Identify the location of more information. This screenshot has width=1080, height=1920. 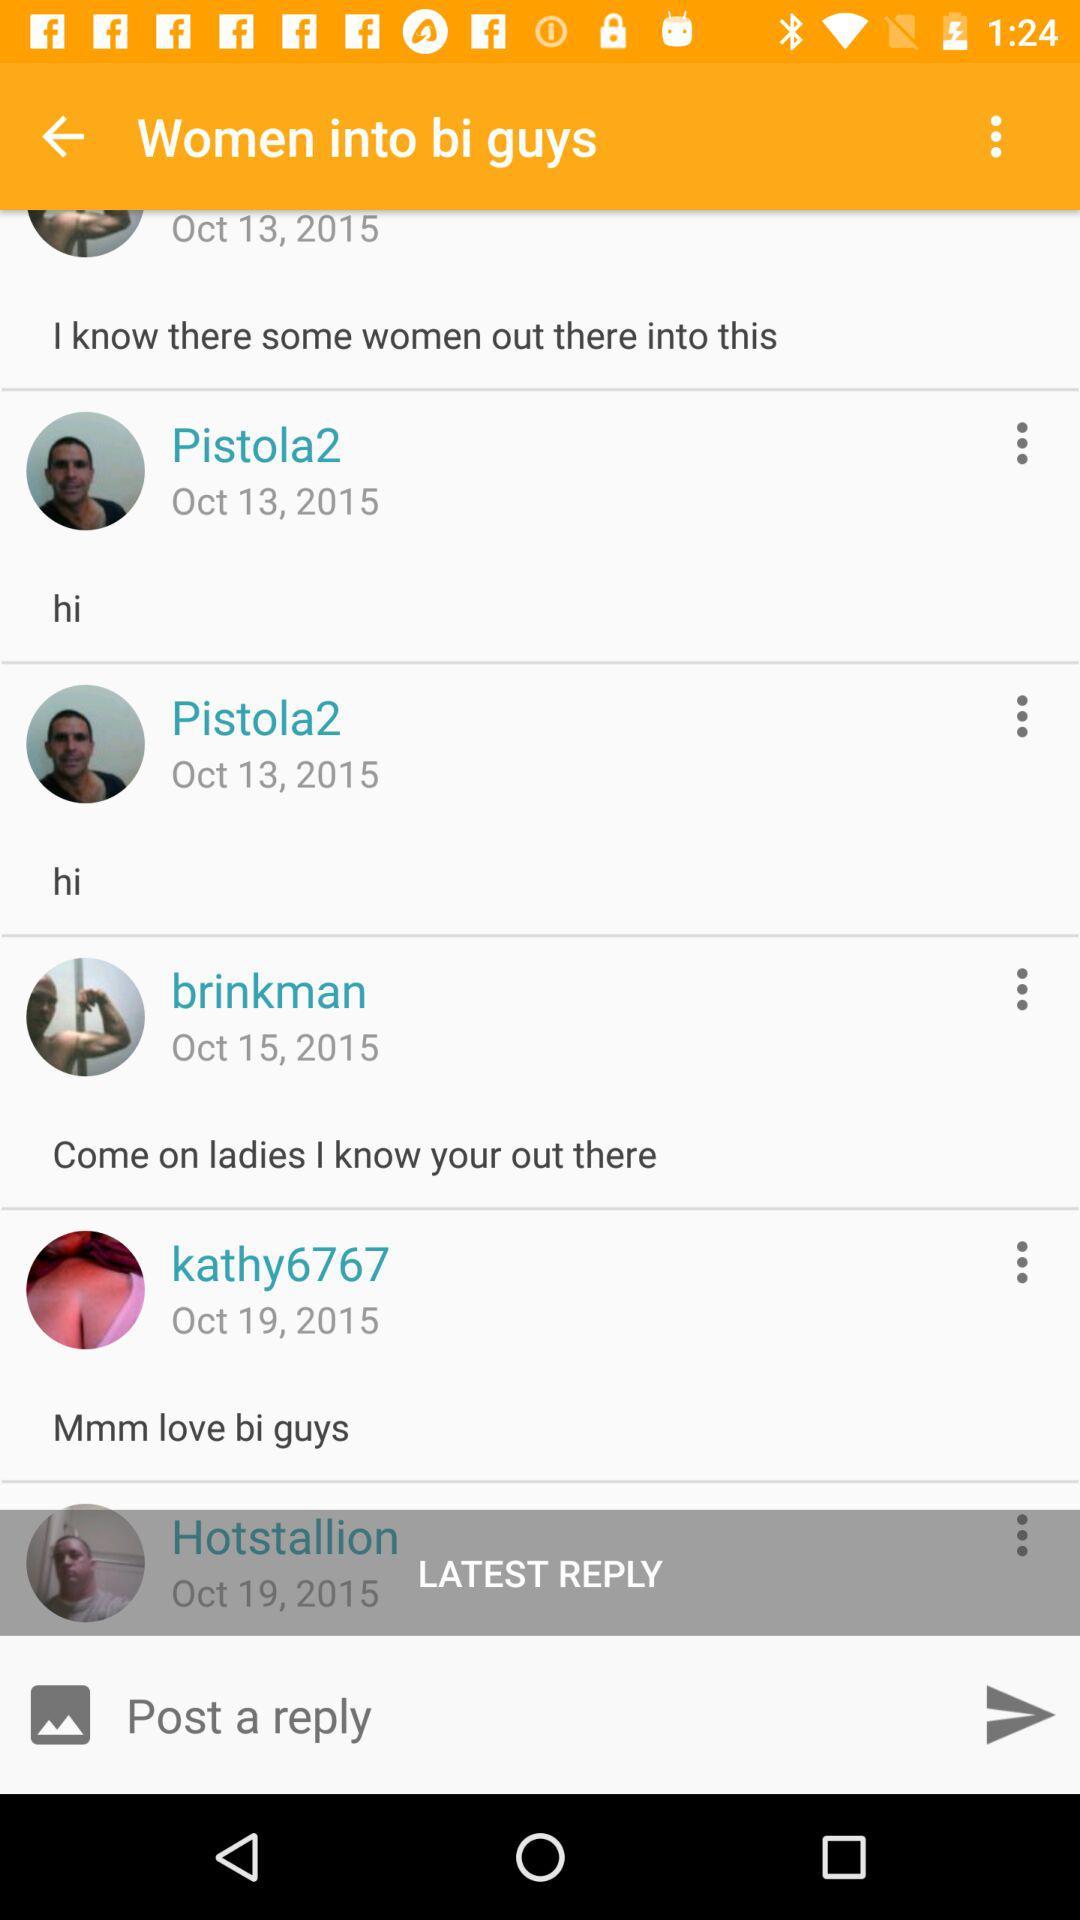
(1022, 716).